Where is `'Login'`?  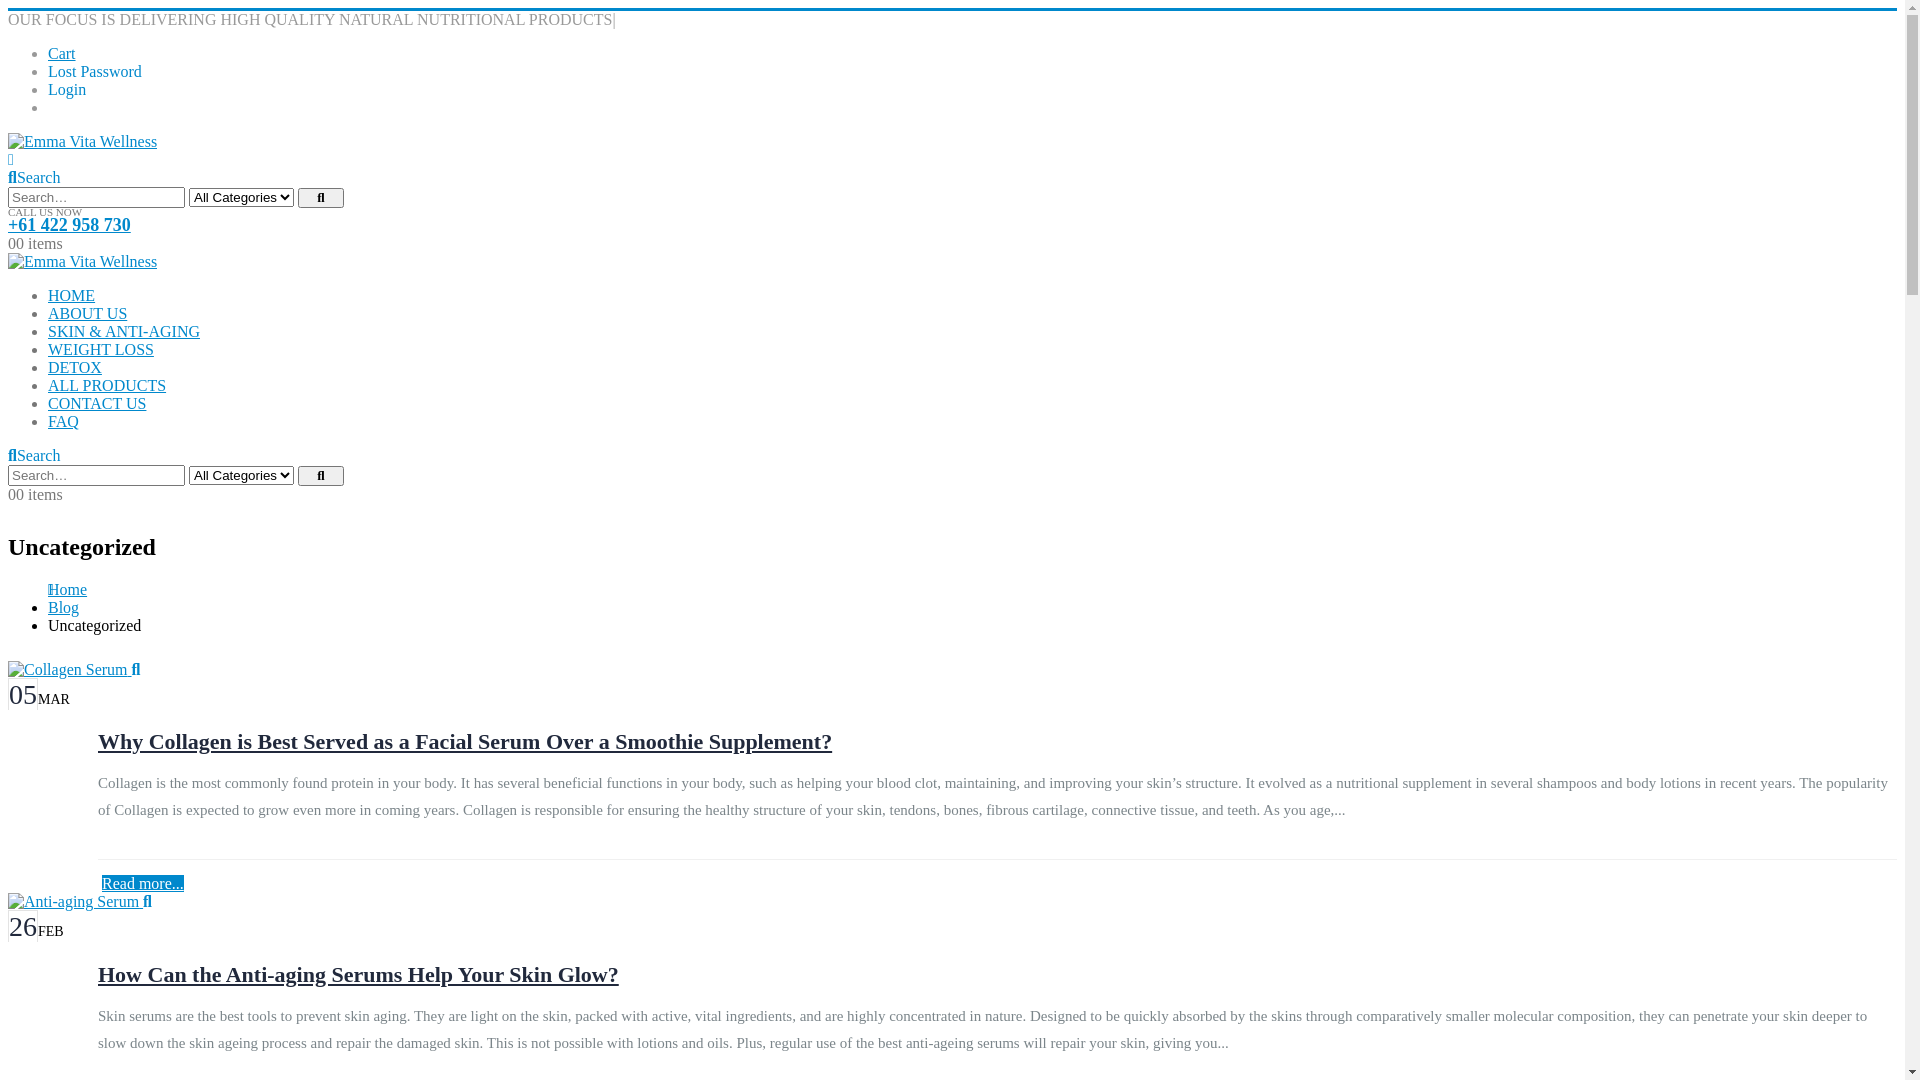 'Login' is located at coordinates (67, 88).